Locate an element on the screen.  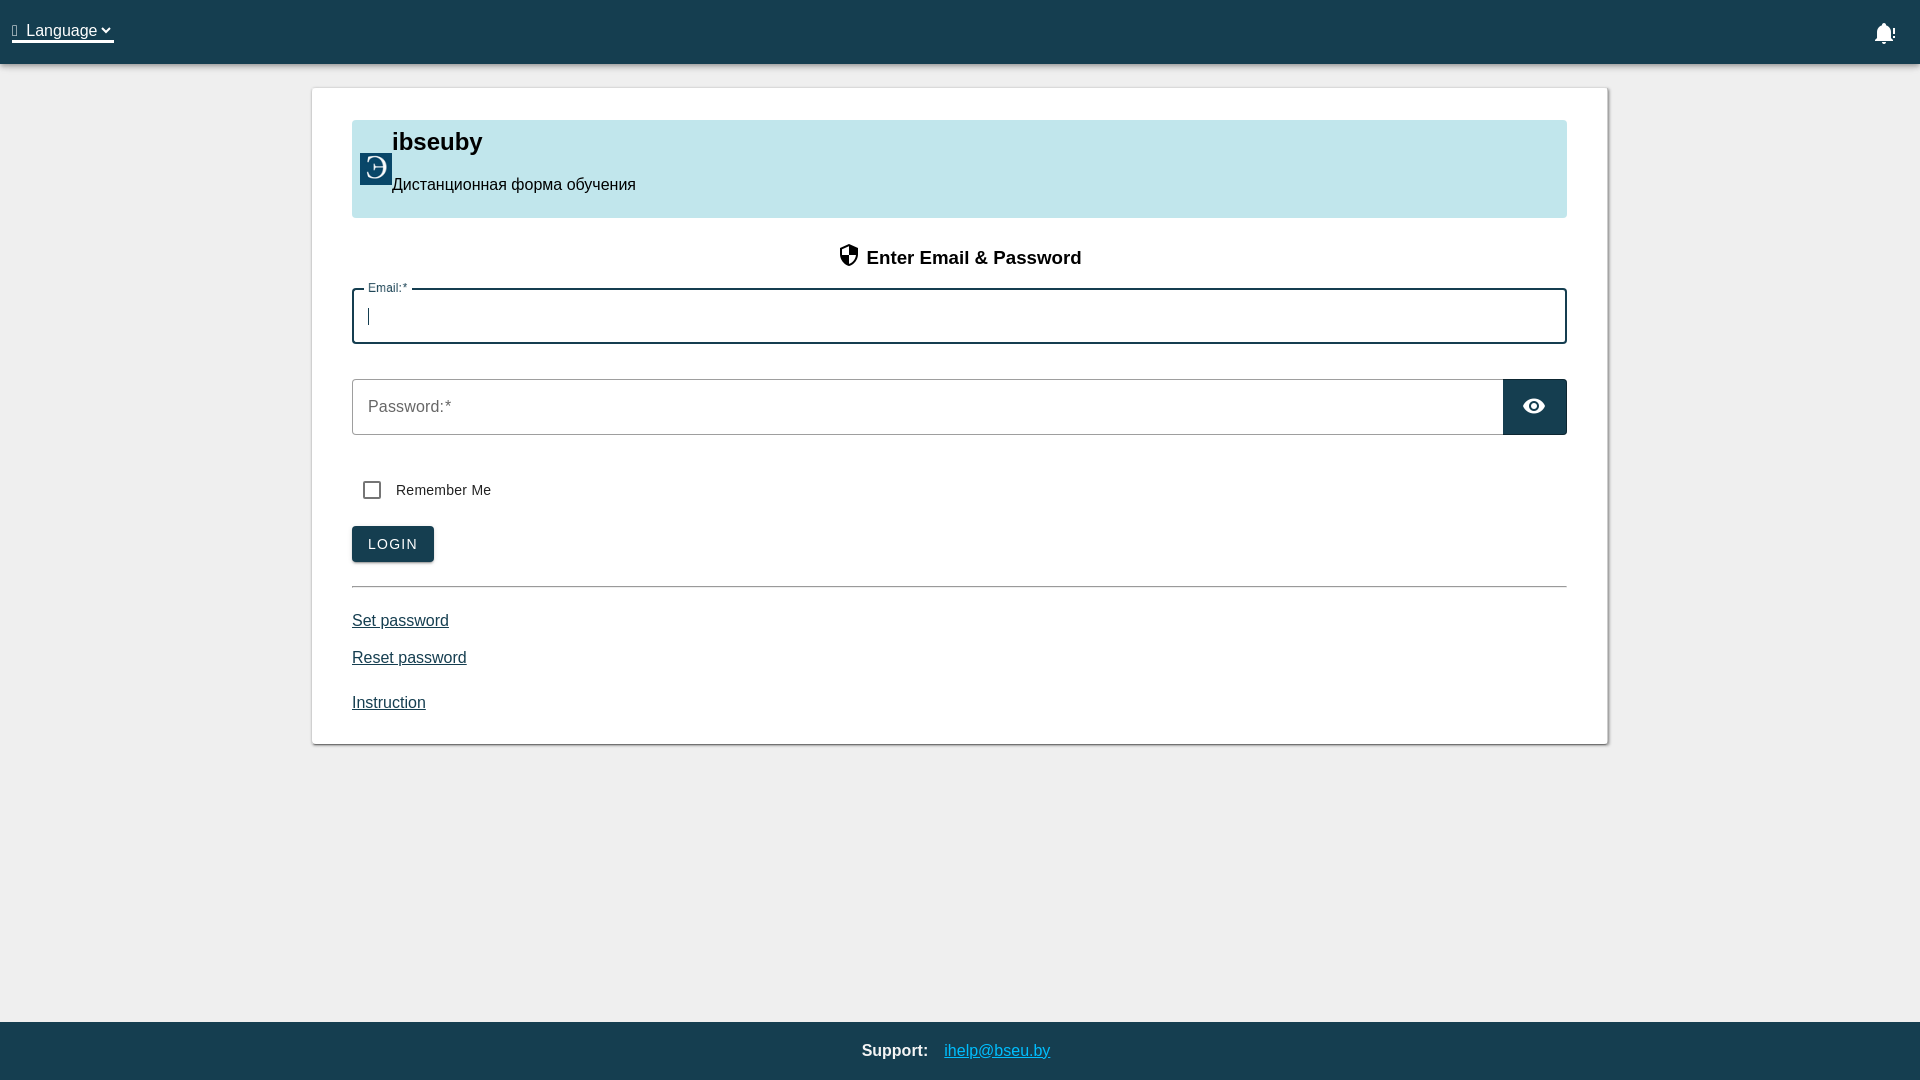
'Set password' is located at coordinates (351, 619).